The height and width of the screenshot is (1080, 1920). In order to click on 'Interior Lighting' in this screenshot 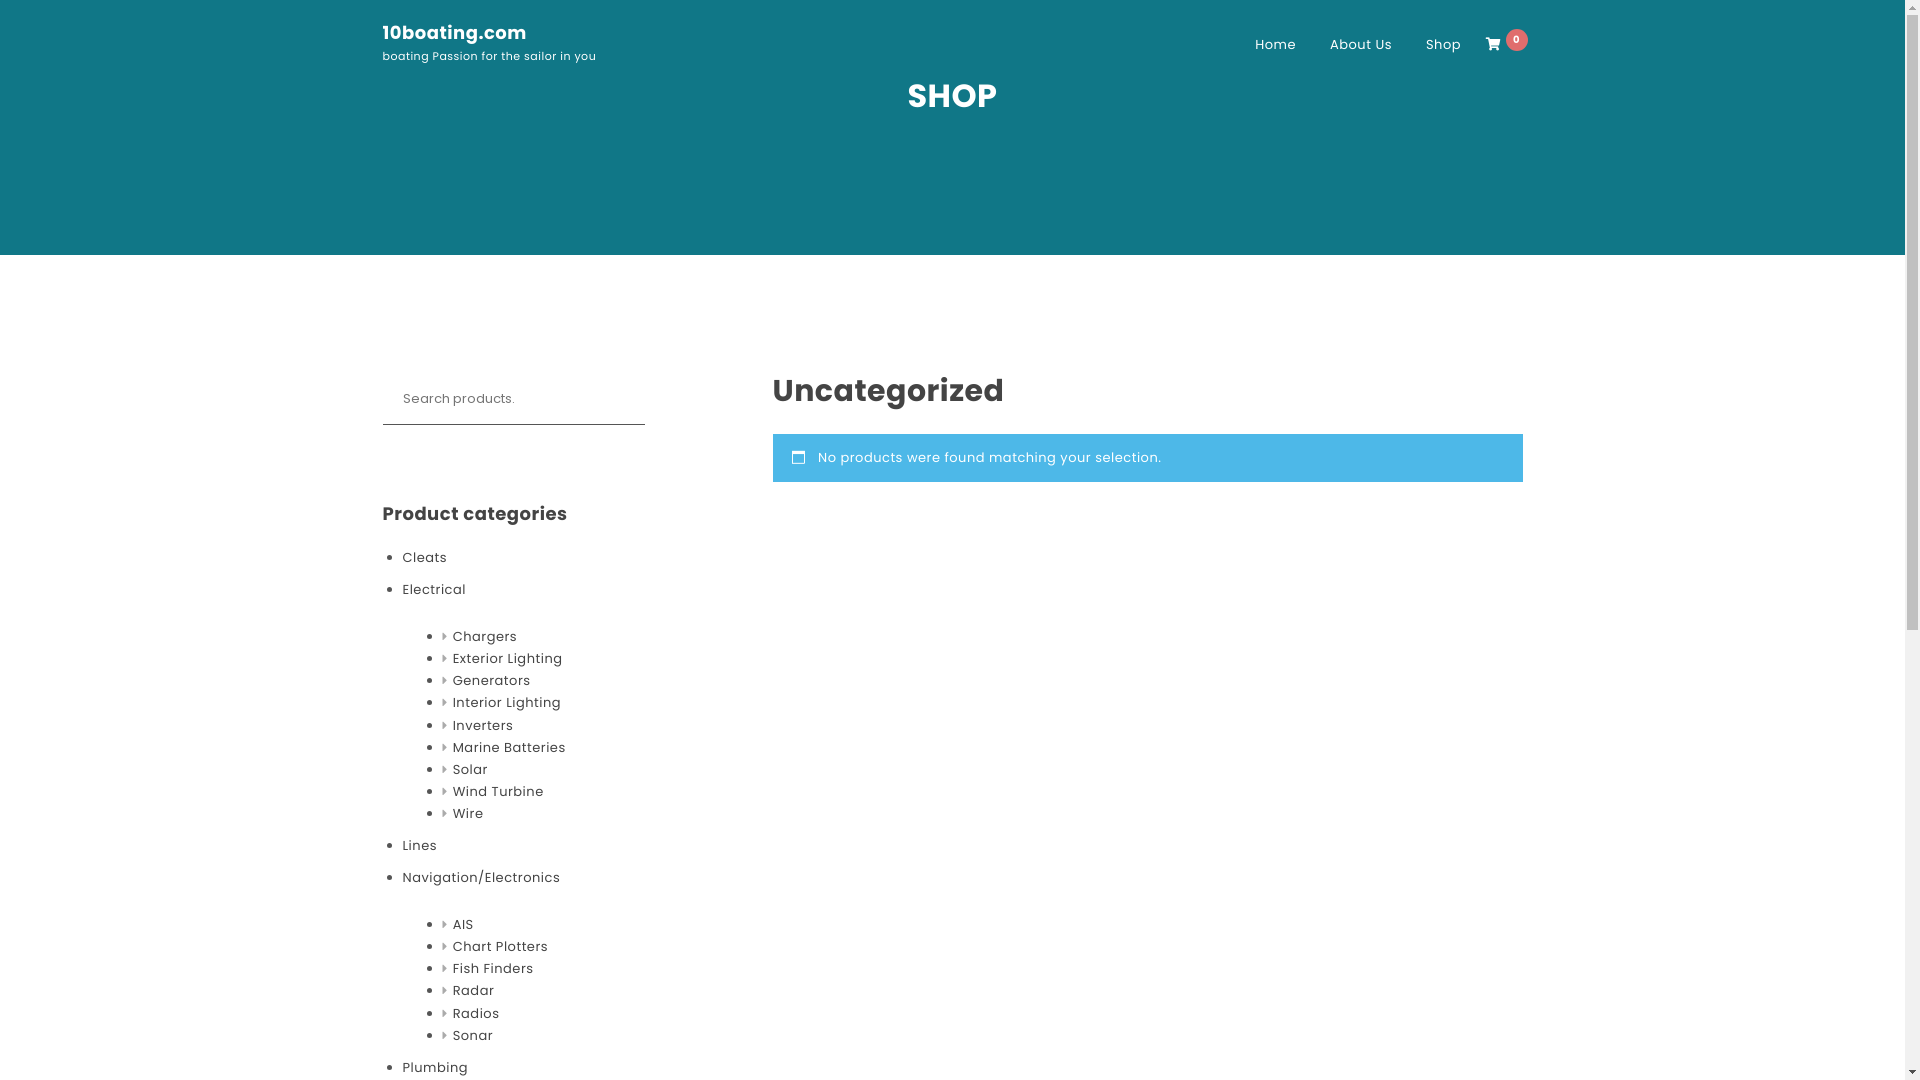, I will do `click(507, 701)`.